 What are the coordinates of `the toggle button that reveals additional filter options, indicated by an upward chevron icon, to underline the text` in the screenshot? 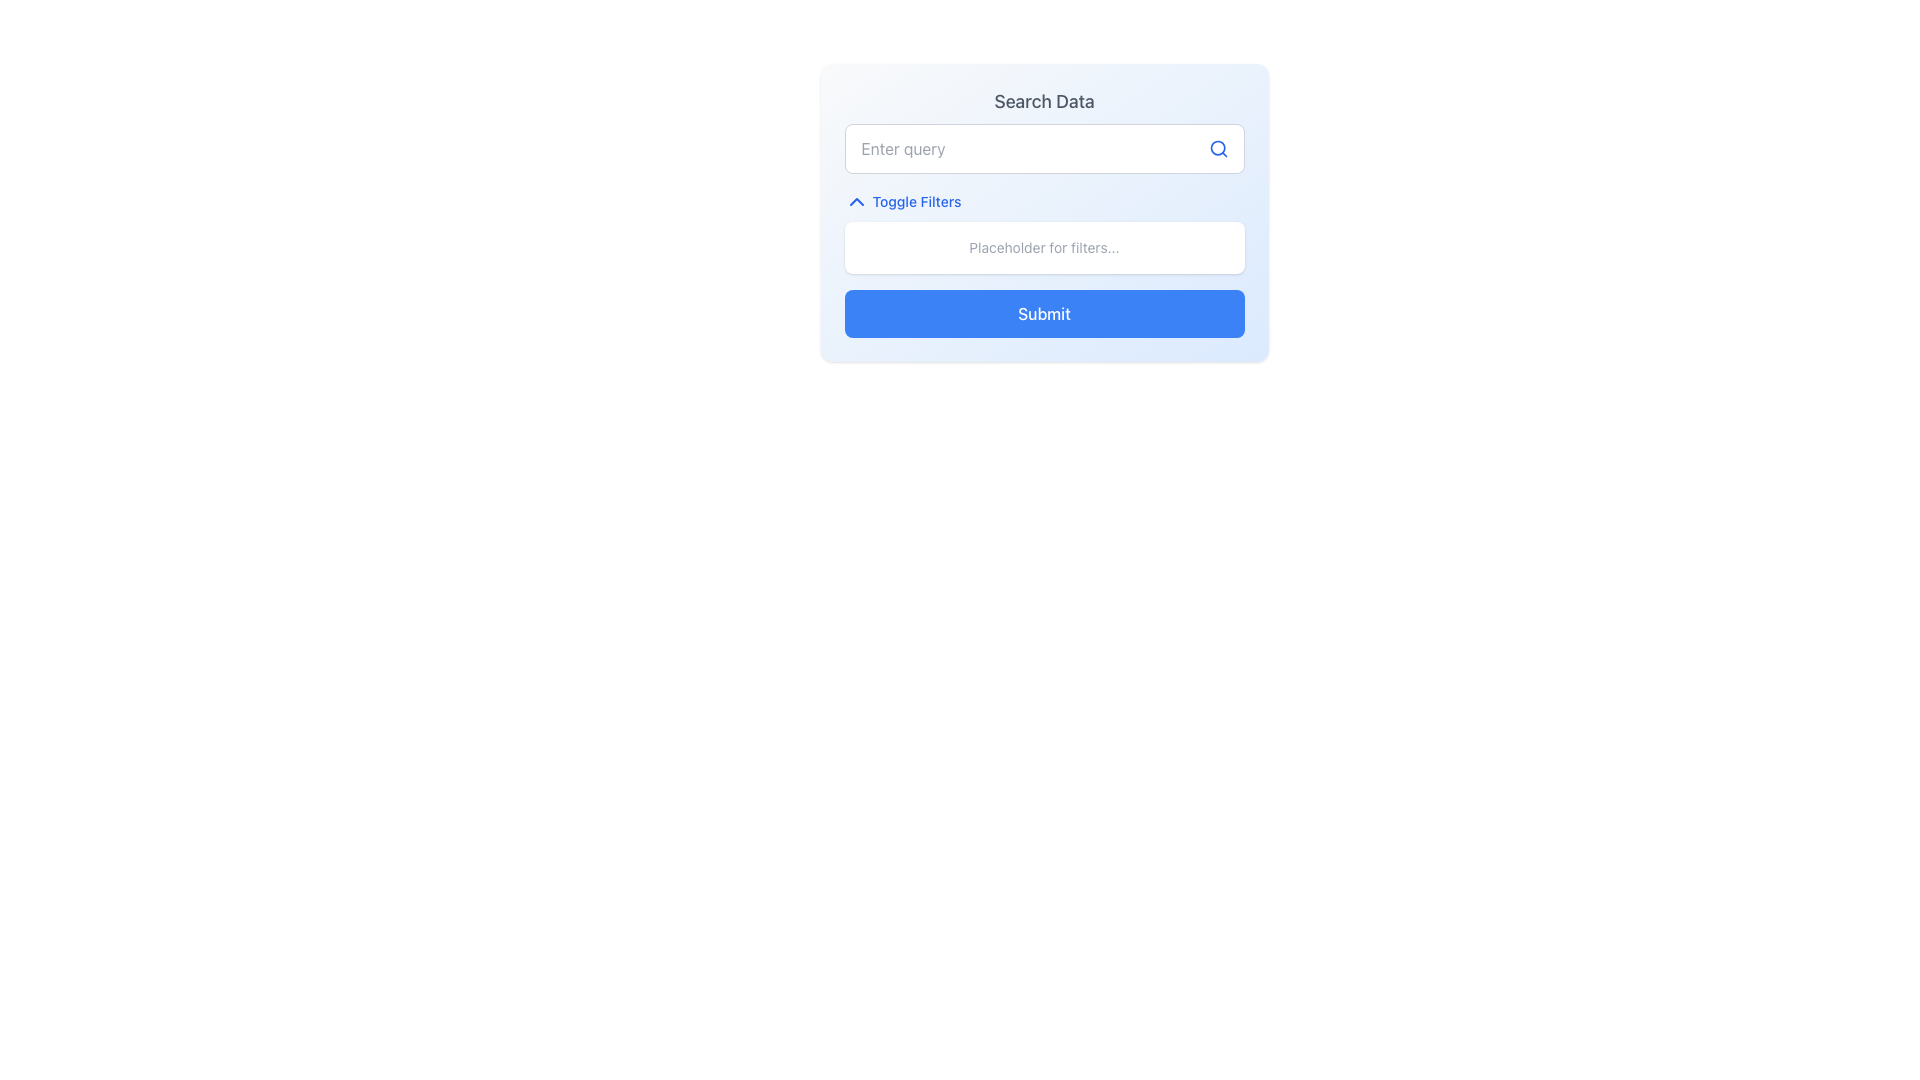 It's located at (901, 201).